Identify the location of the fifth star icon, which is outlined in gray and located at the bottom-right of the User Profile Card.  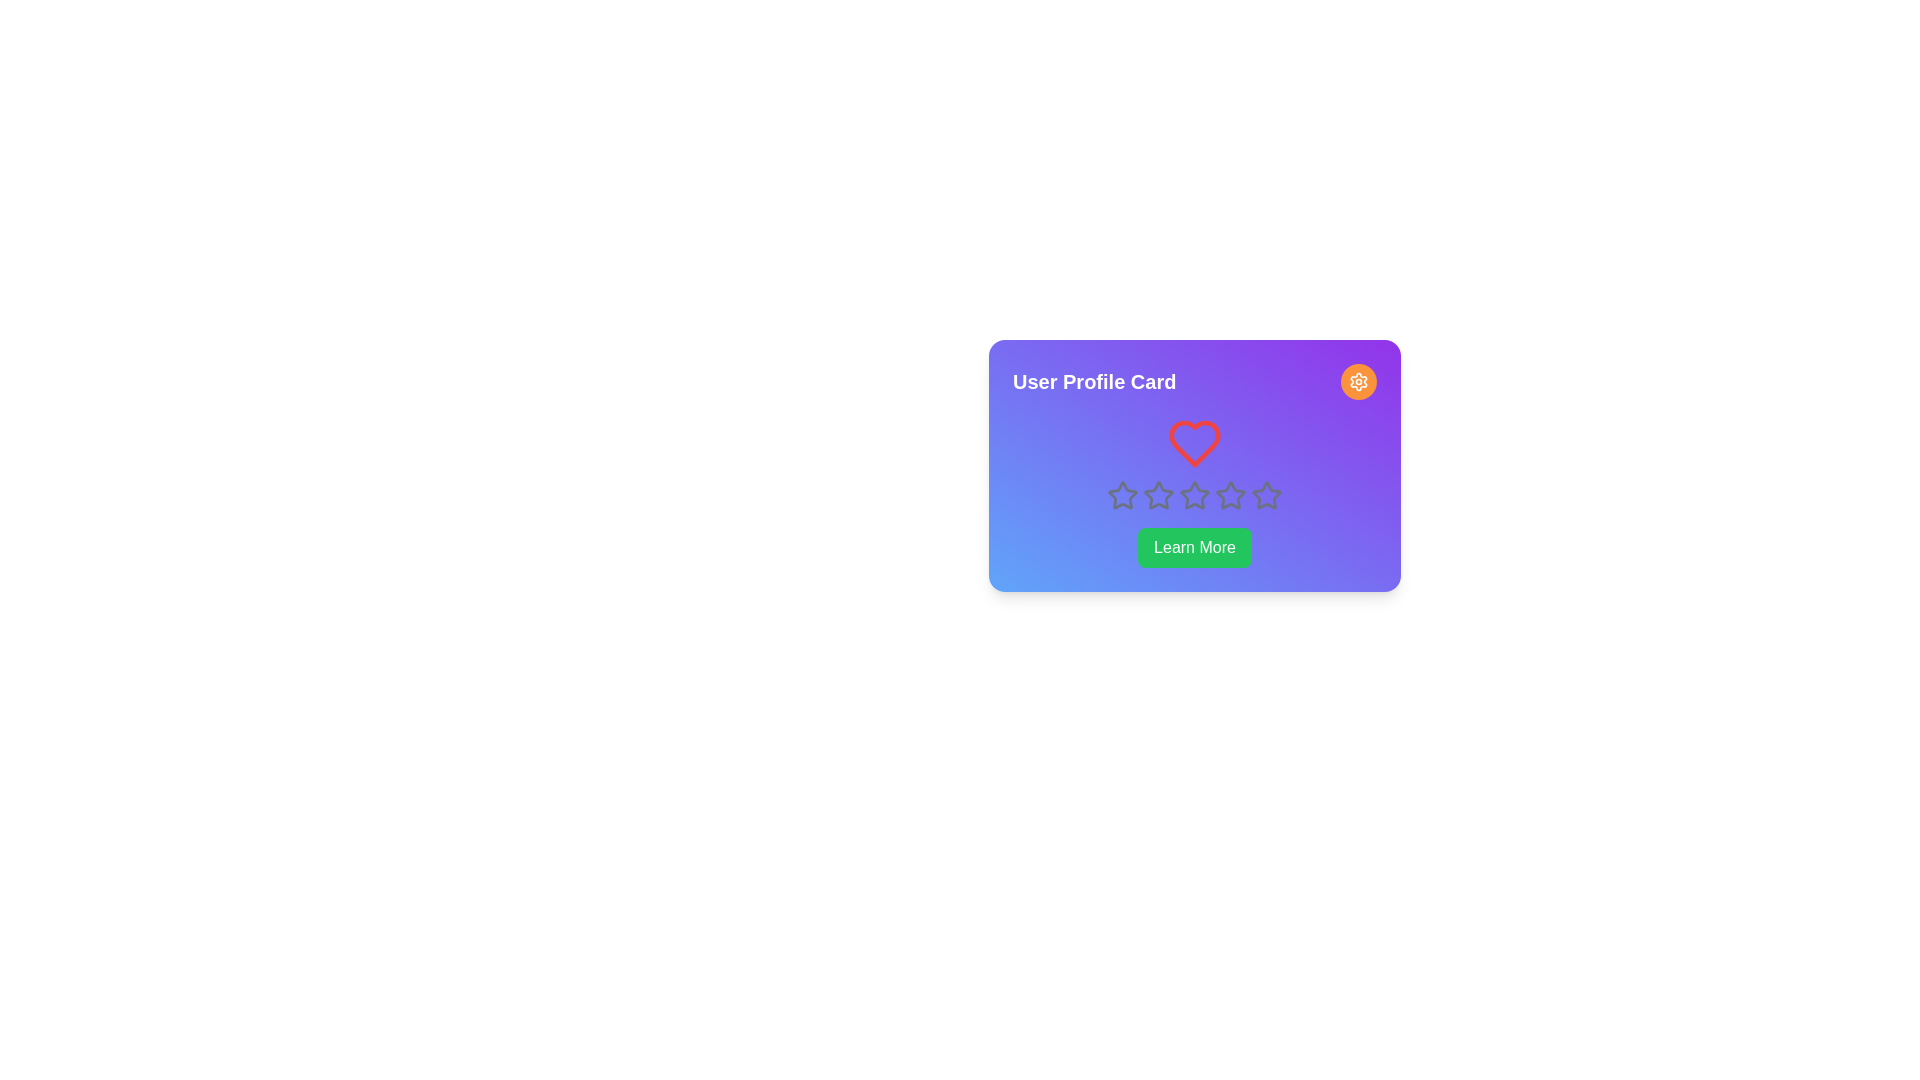
(1266, 495).